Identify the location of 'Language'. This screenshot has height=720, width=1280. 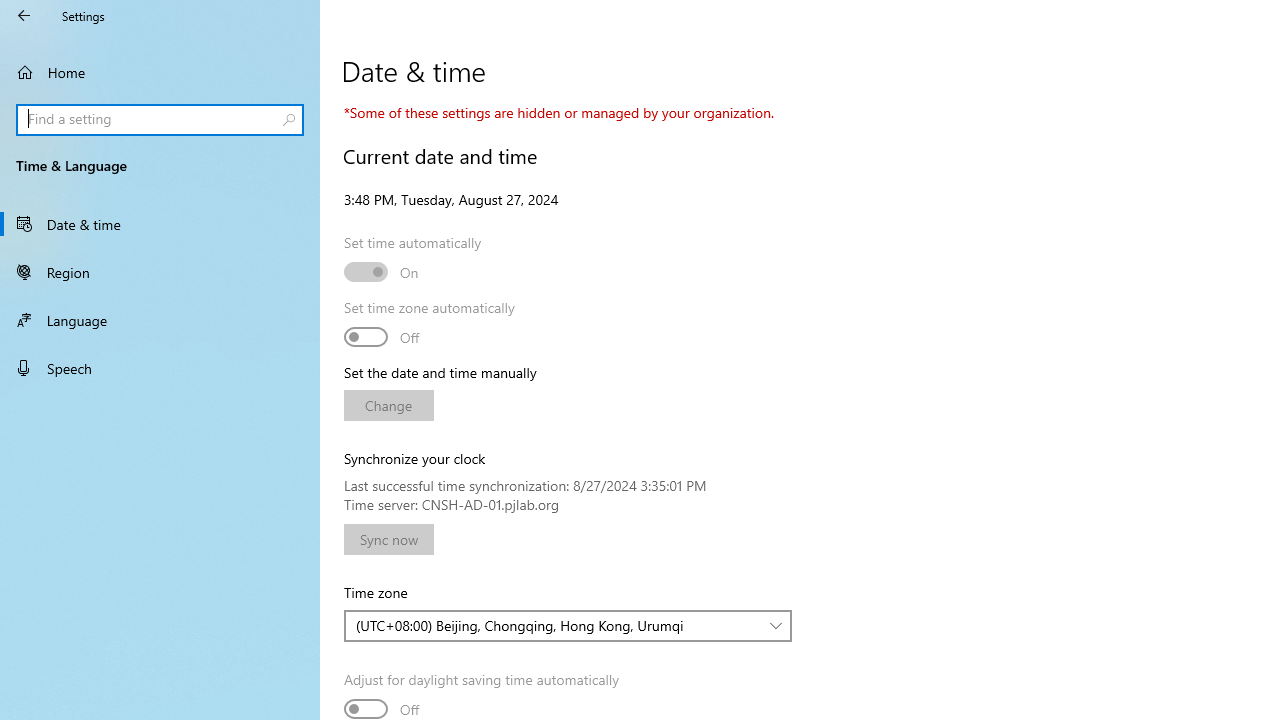
(160, 319).